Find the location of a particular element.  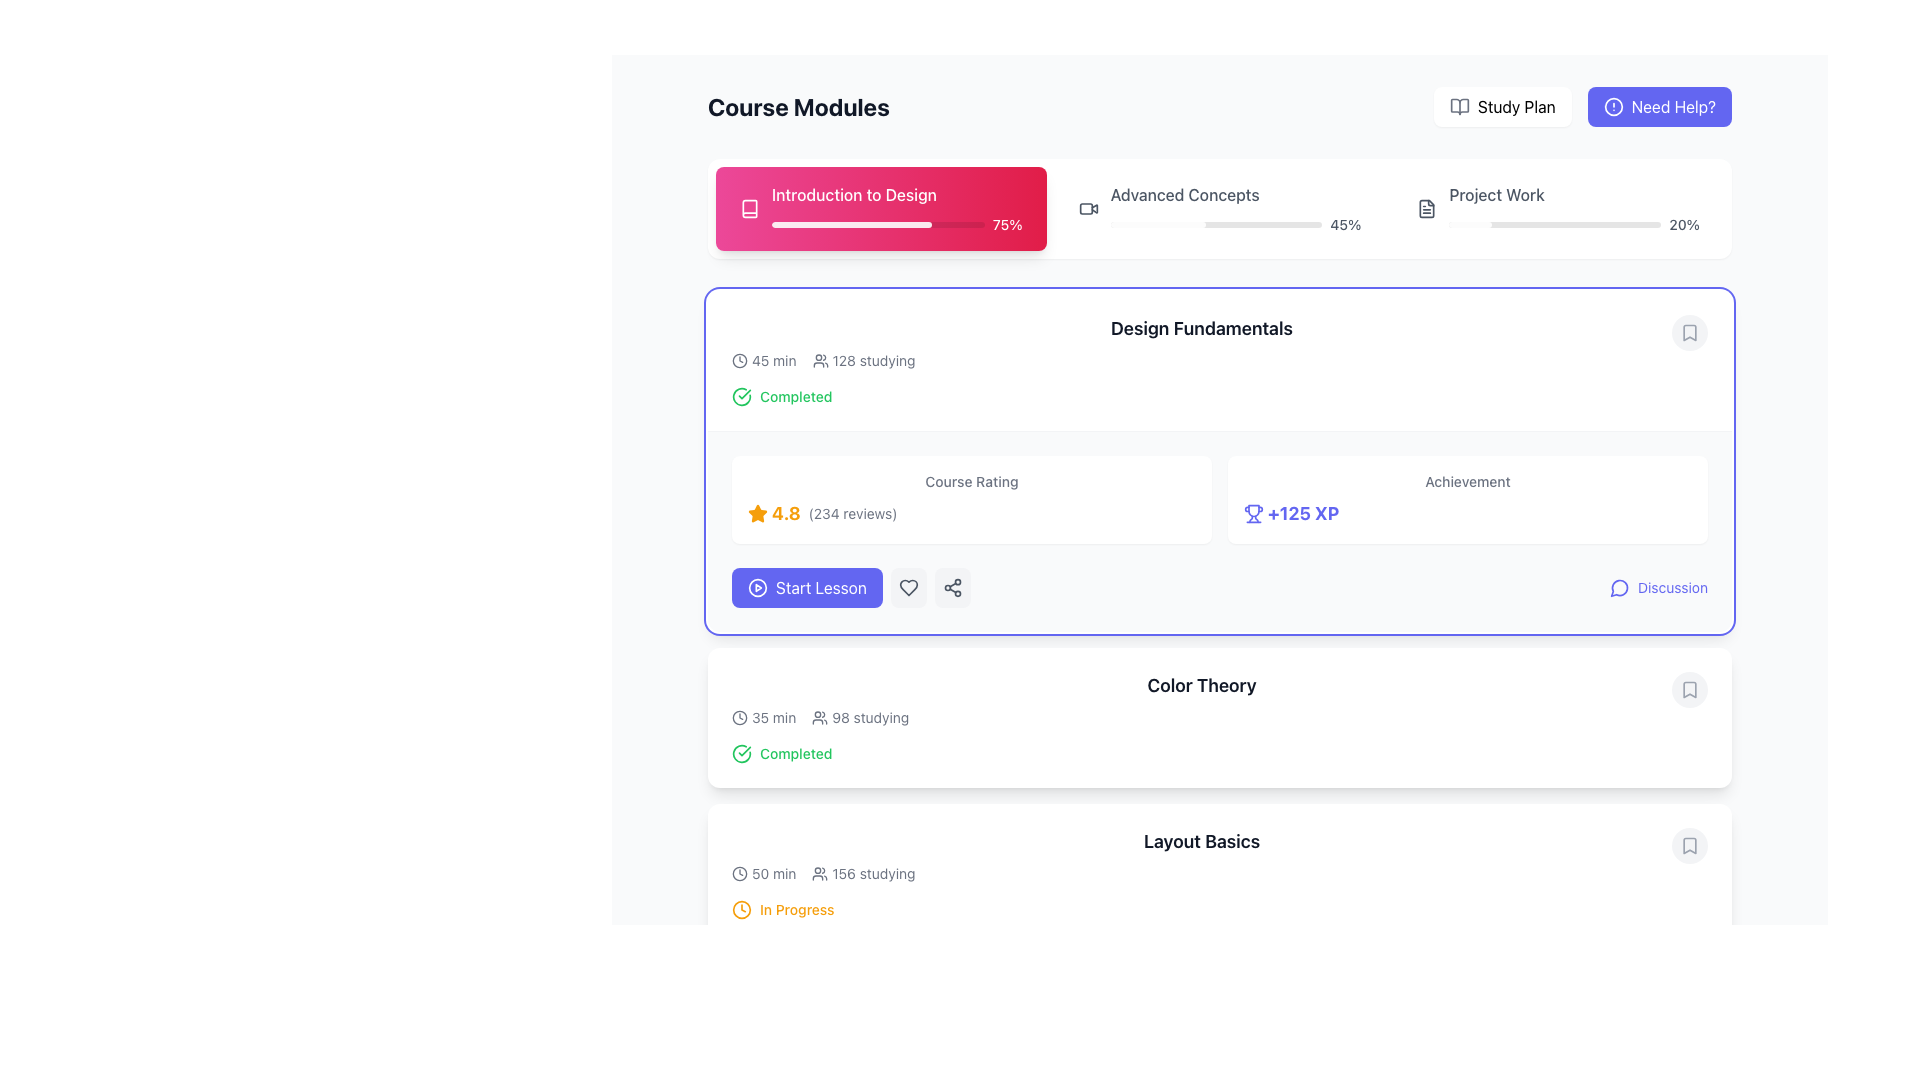

the 'Need Help?' button located in the top-right corner of the interface, next to the 'Study Plan' button, for keyboard navigation interaction is located at coordinates (1582, 107).